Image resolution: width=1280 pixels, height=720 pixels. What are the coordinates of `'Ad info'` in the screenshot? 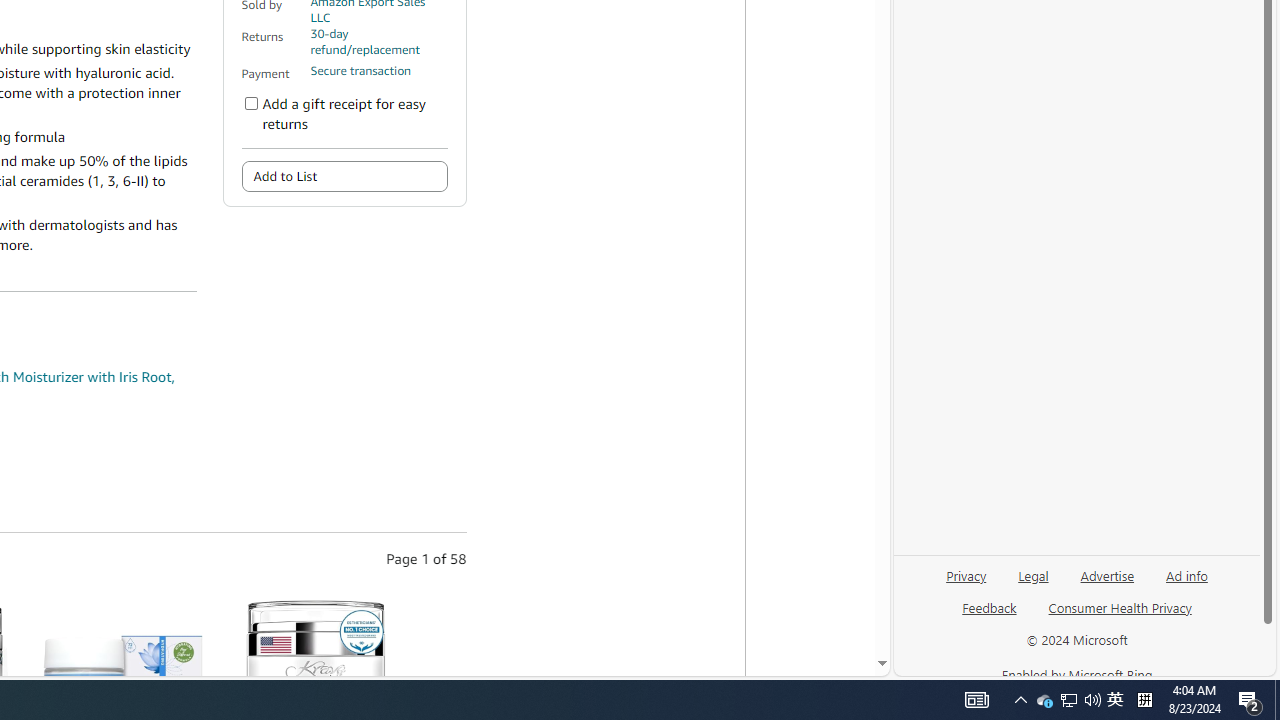 It's located at (1186, 583).